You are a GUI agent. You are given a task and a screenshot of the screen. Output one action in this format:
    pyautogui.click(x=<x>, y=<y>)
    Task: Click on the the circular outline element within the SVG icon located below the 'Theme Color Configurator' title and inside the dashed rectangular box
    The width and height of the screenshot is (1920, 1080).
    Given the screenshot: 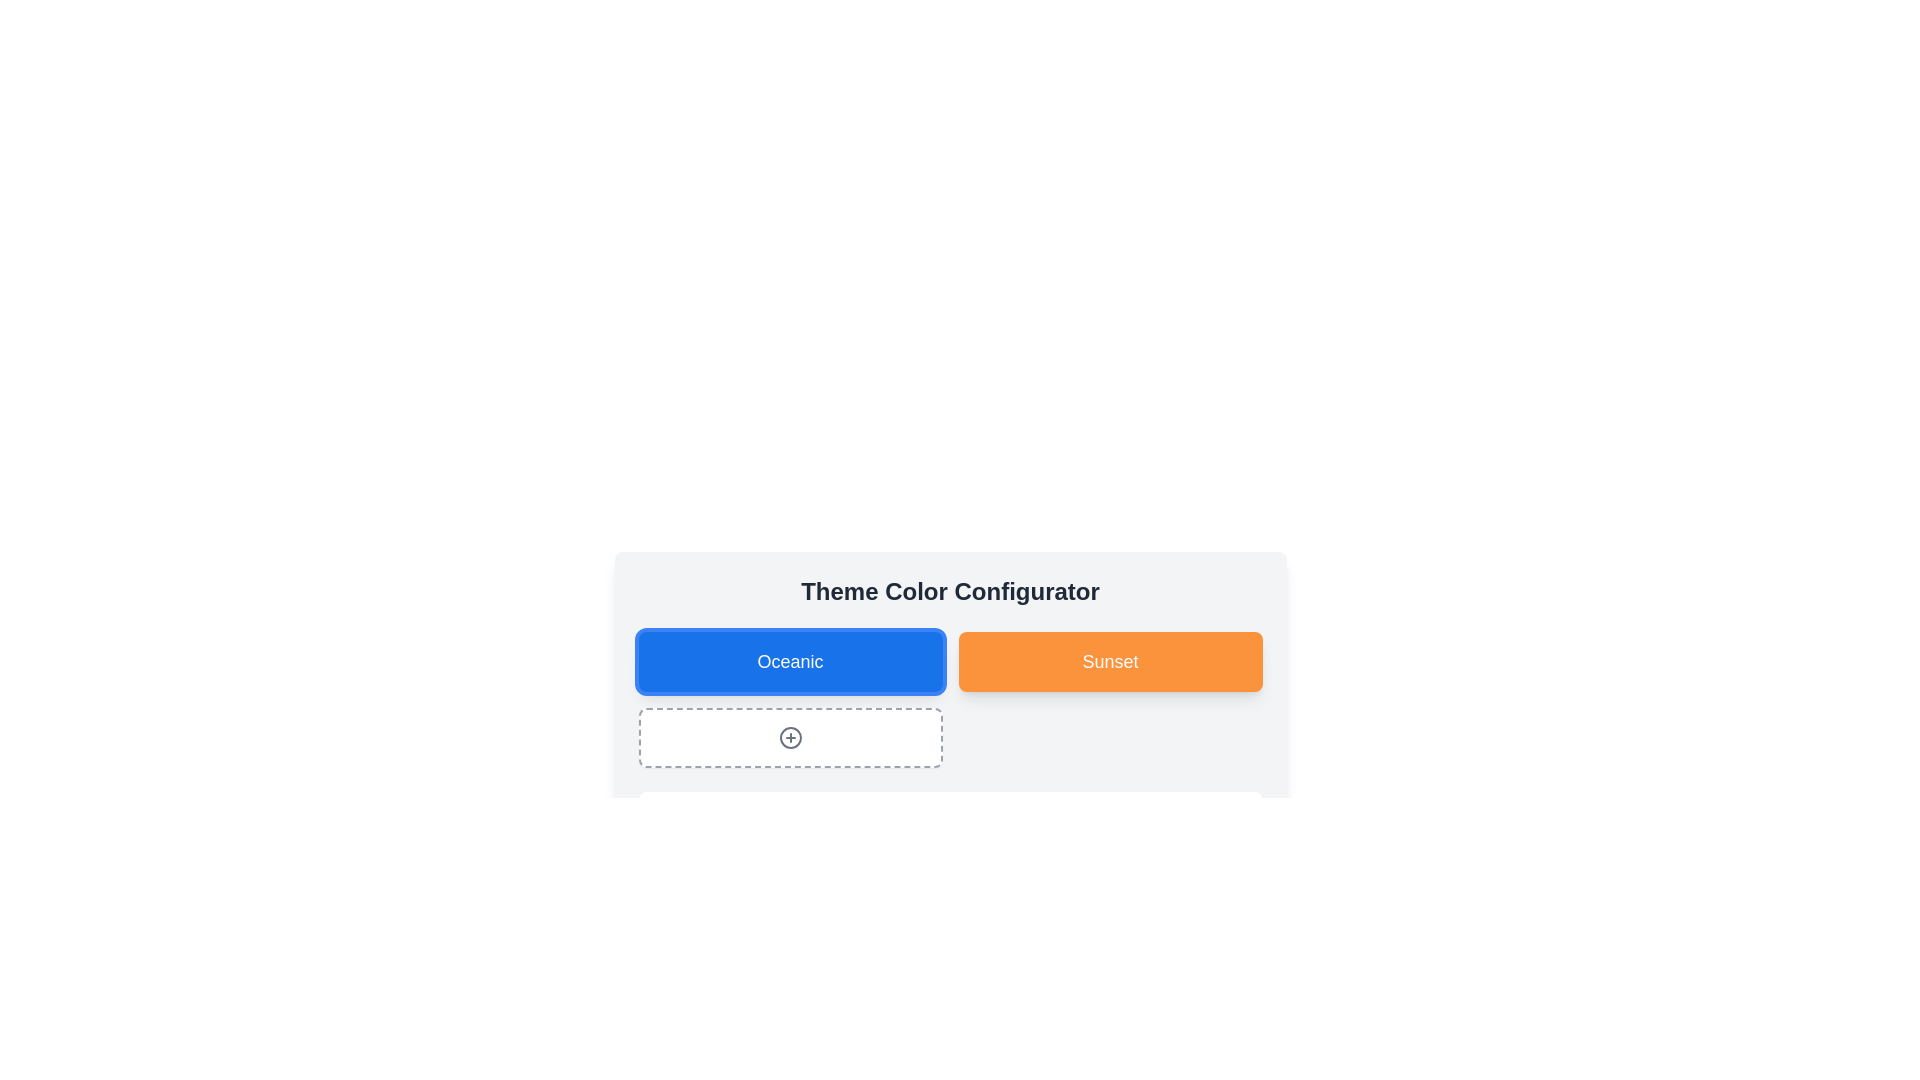 What is the action you would take?
    pyautogui.click(x=789, y=737)
    